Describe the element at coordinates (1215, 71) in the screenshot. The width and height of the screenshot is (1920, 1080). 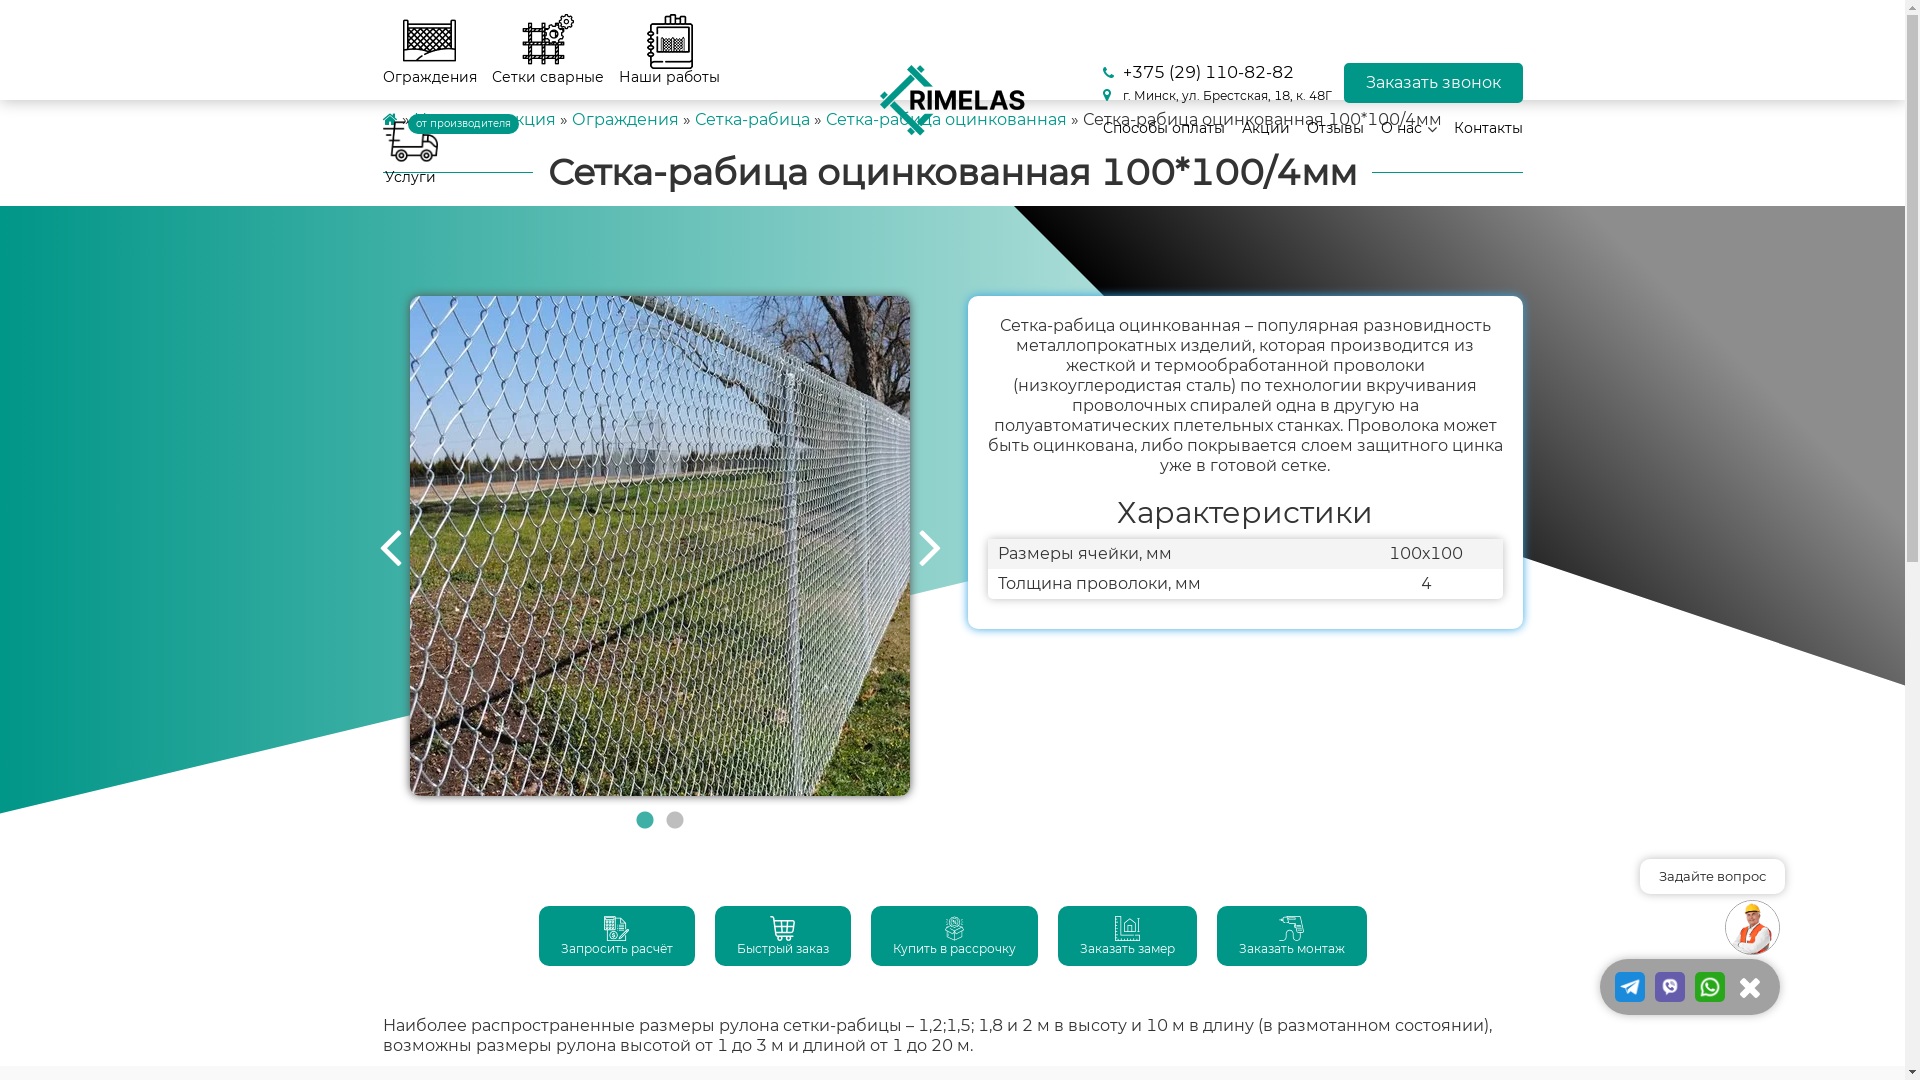
I see `'+375 (29) 110-82-82'` at that location.